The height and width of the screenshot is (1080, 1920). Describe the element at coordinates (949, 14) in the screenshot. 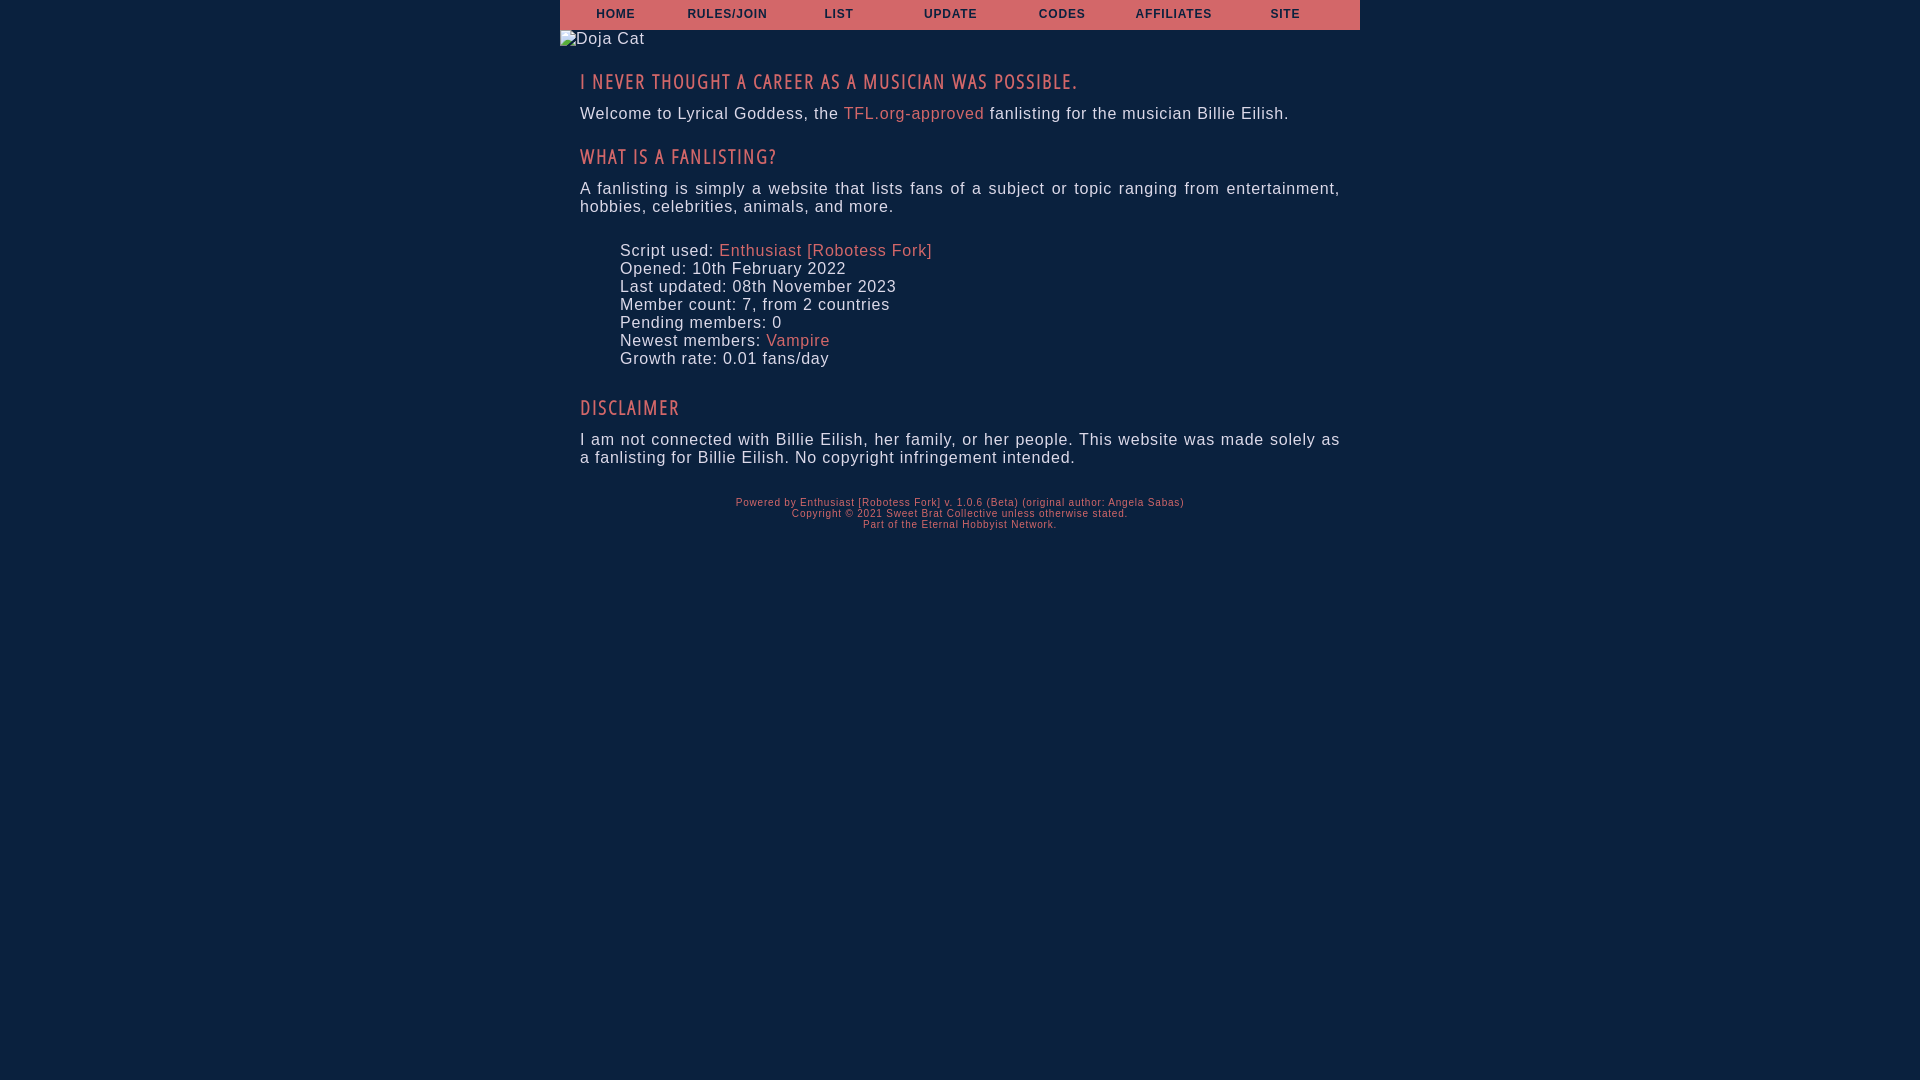

I see `'UPDATE'` at that location.